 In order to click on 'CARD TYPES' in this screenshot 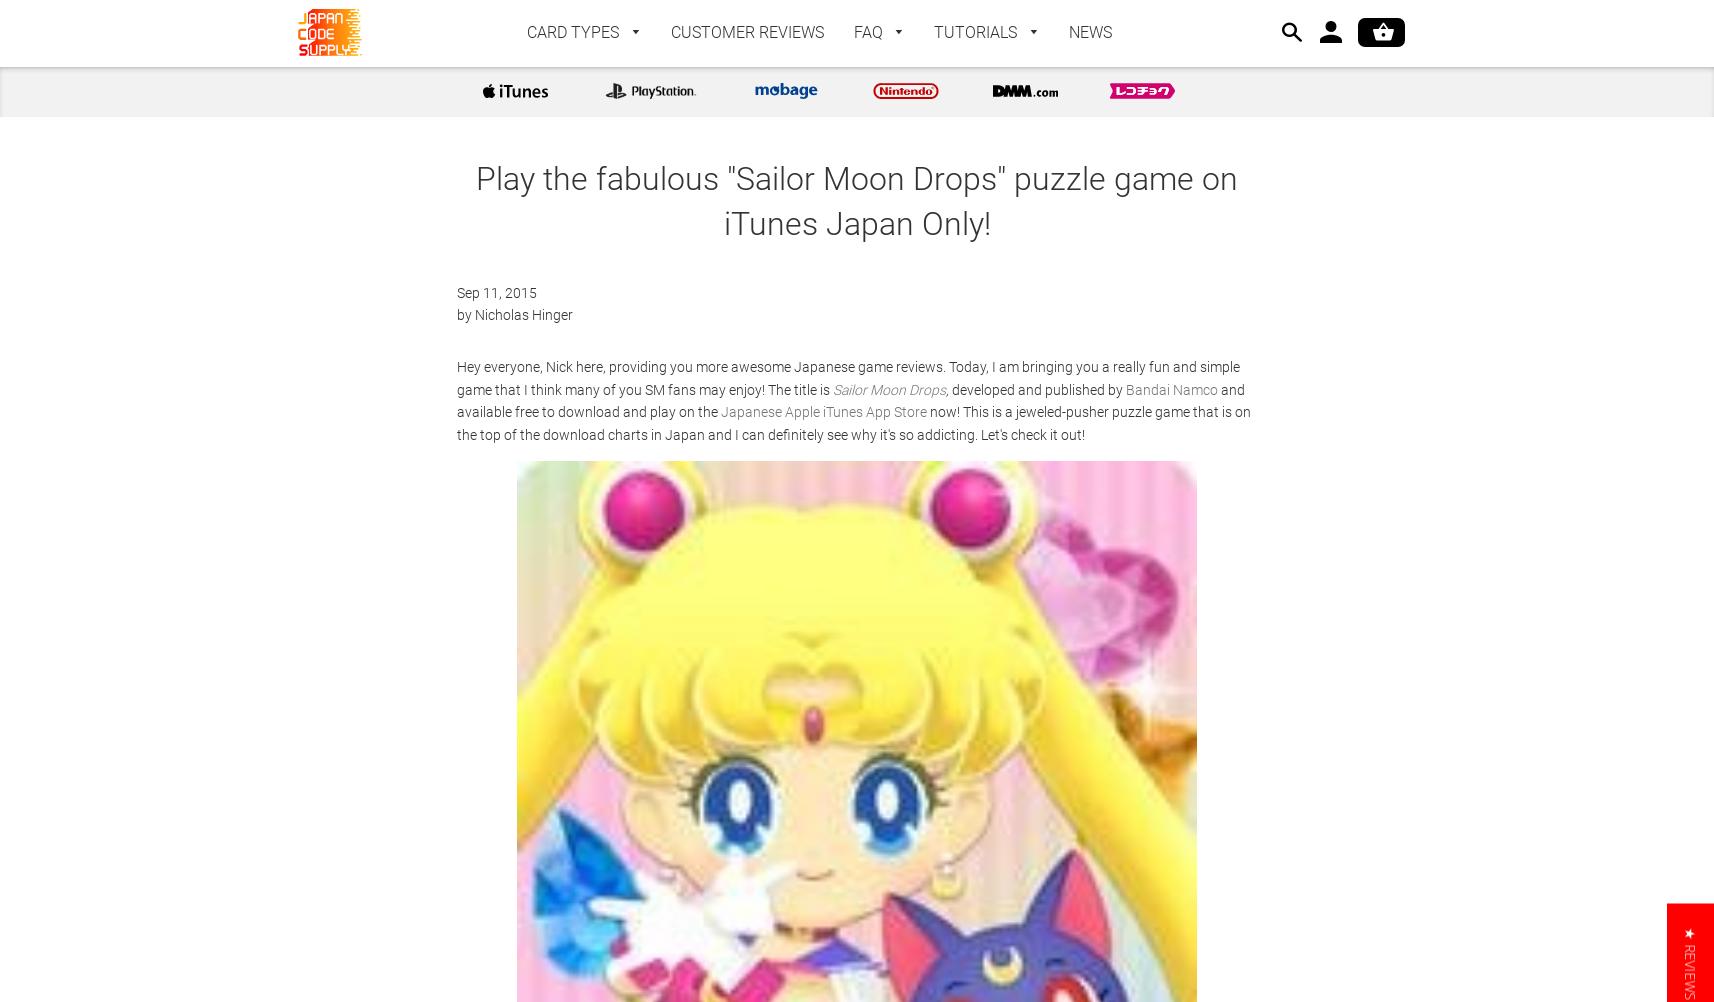, I will do `click(574, 32)`.